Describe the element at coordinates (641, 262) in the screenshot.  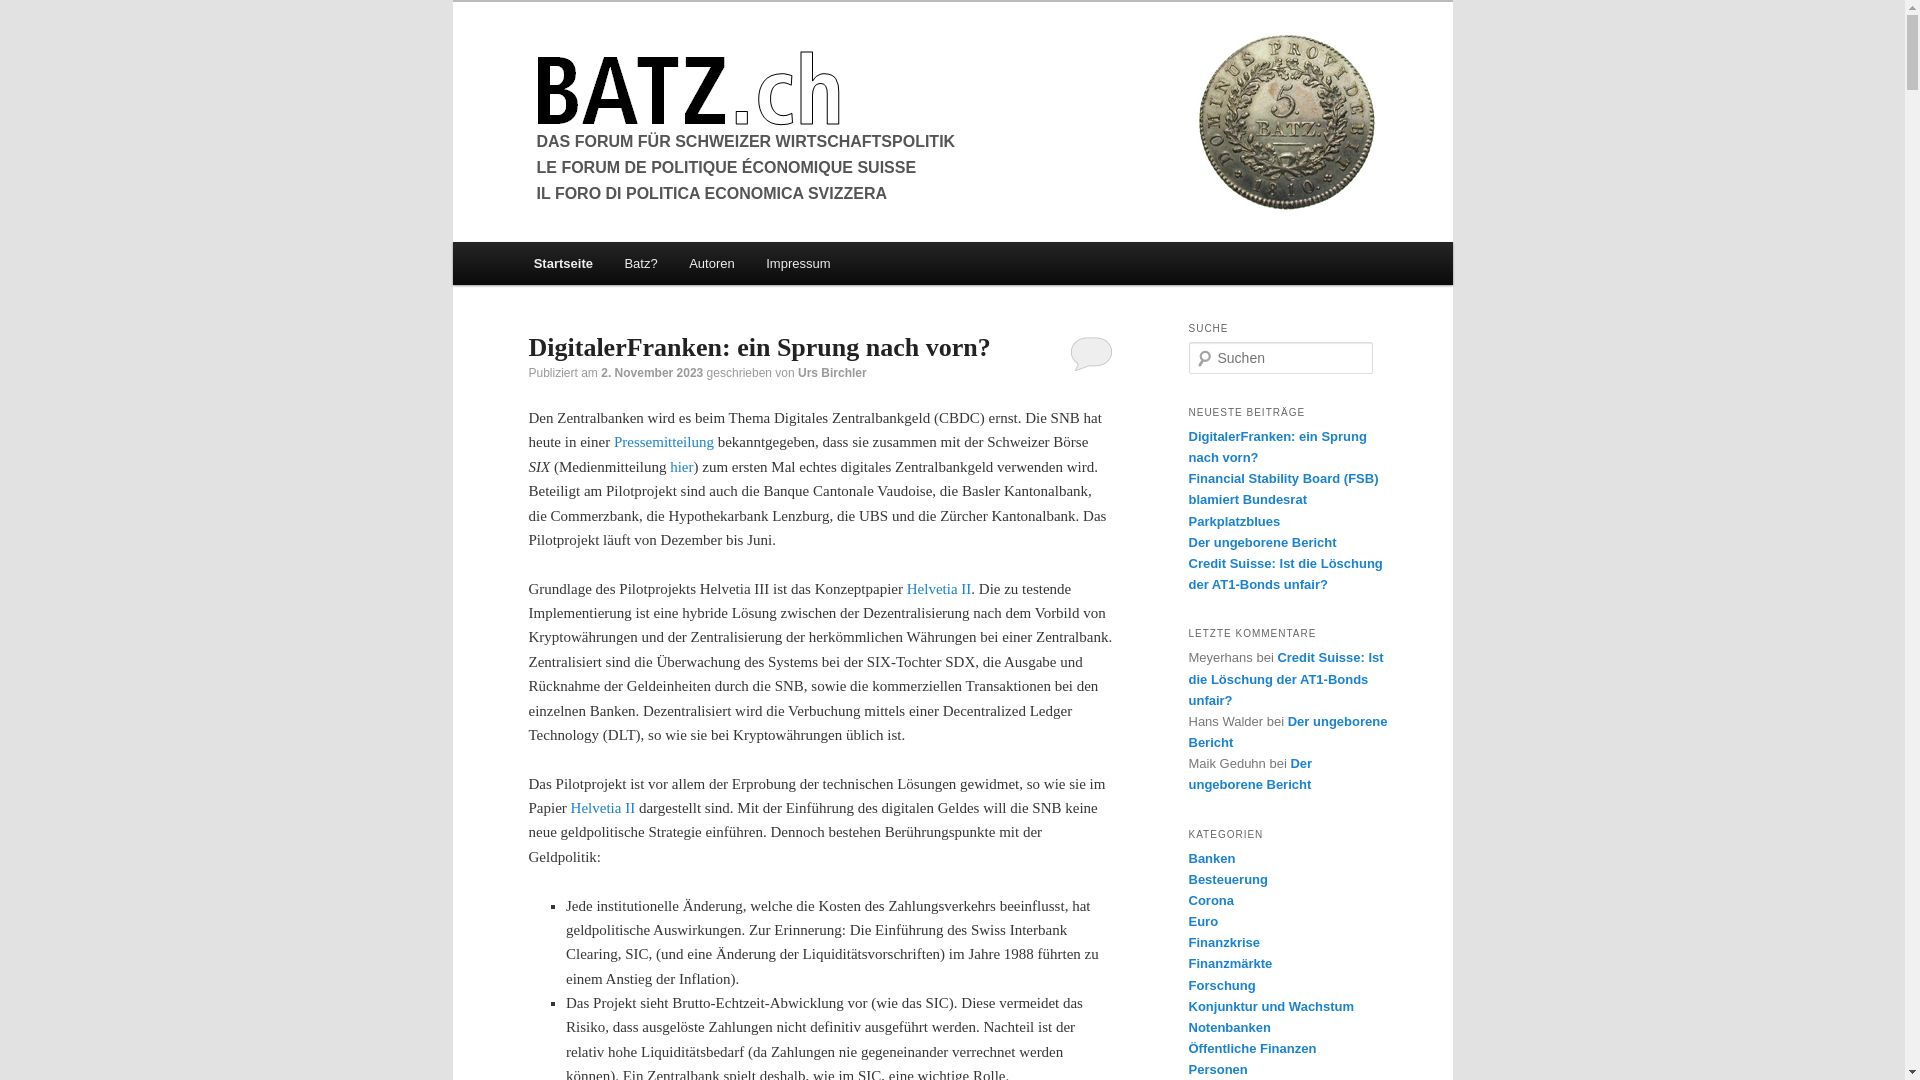
I see `'Batz?'` at that location.